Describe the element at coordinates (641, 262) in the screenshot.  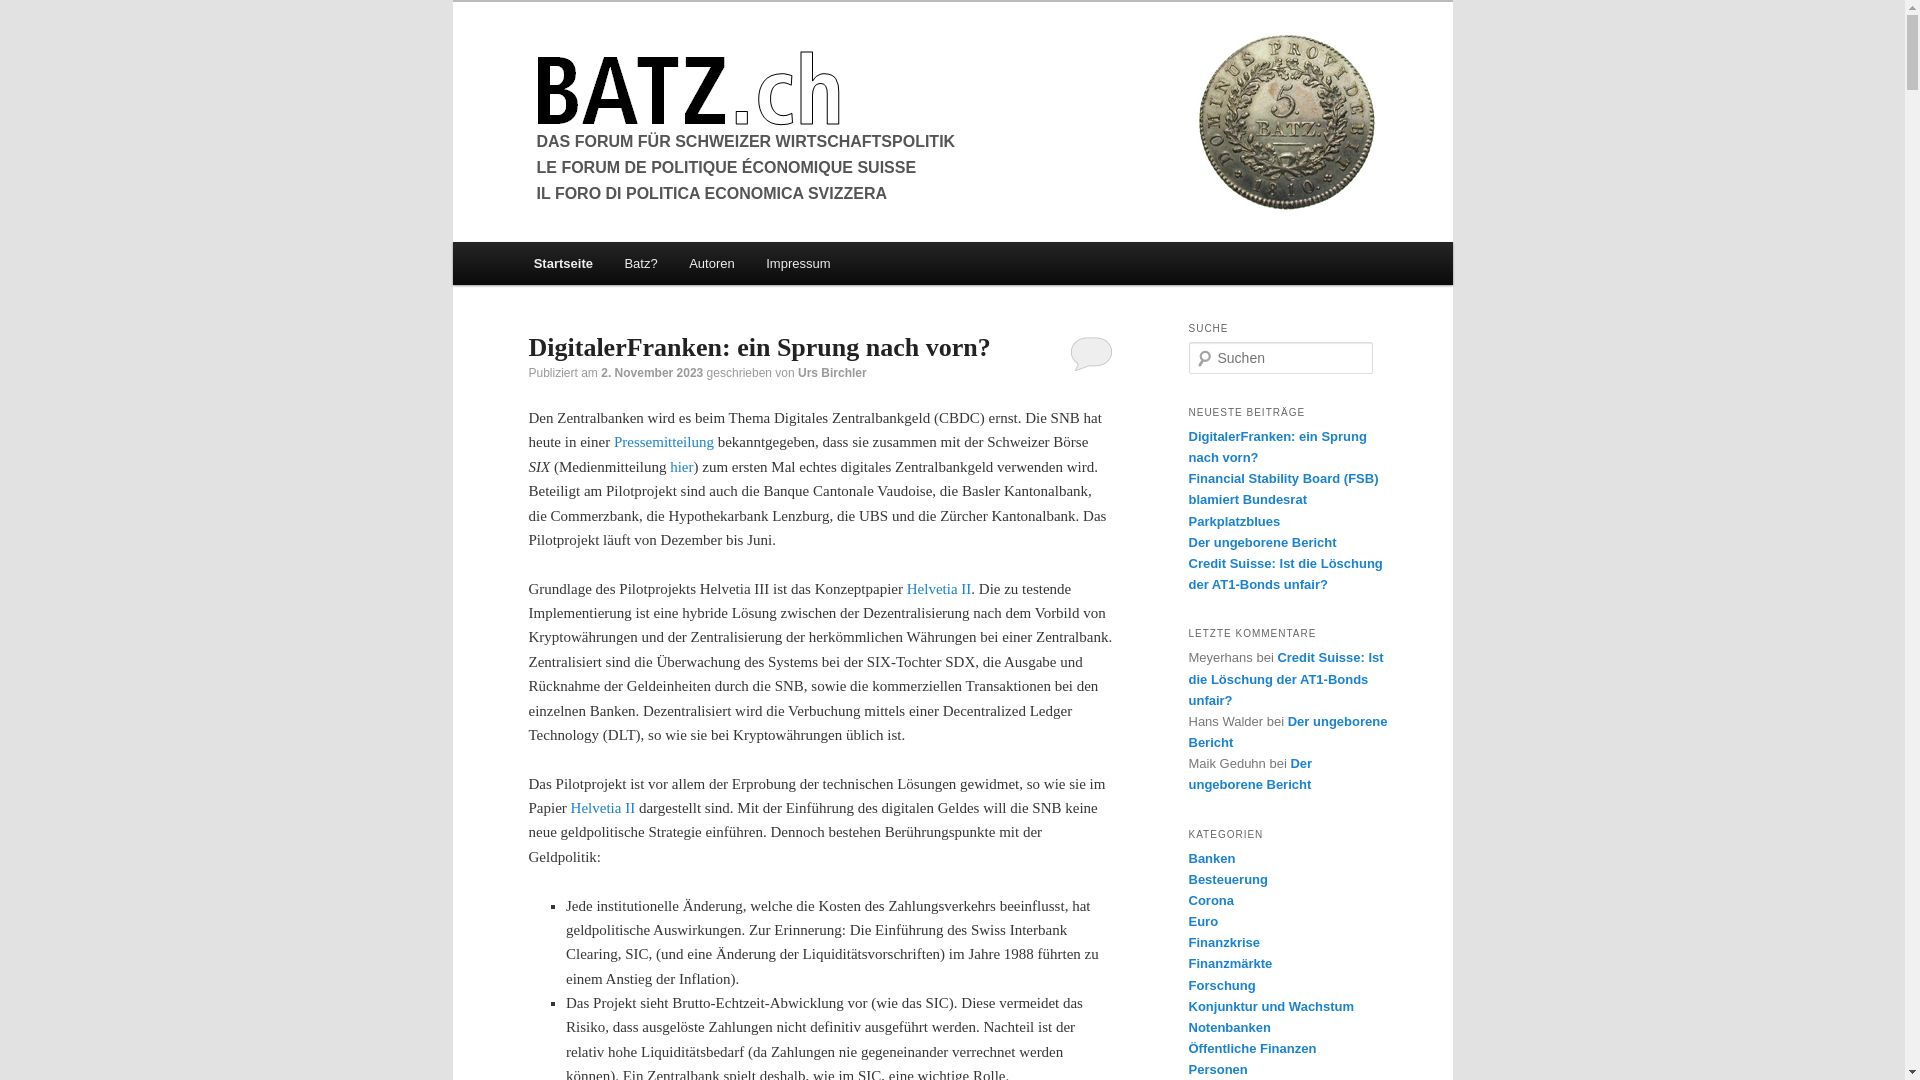
I see `'Batz?'` at that location.